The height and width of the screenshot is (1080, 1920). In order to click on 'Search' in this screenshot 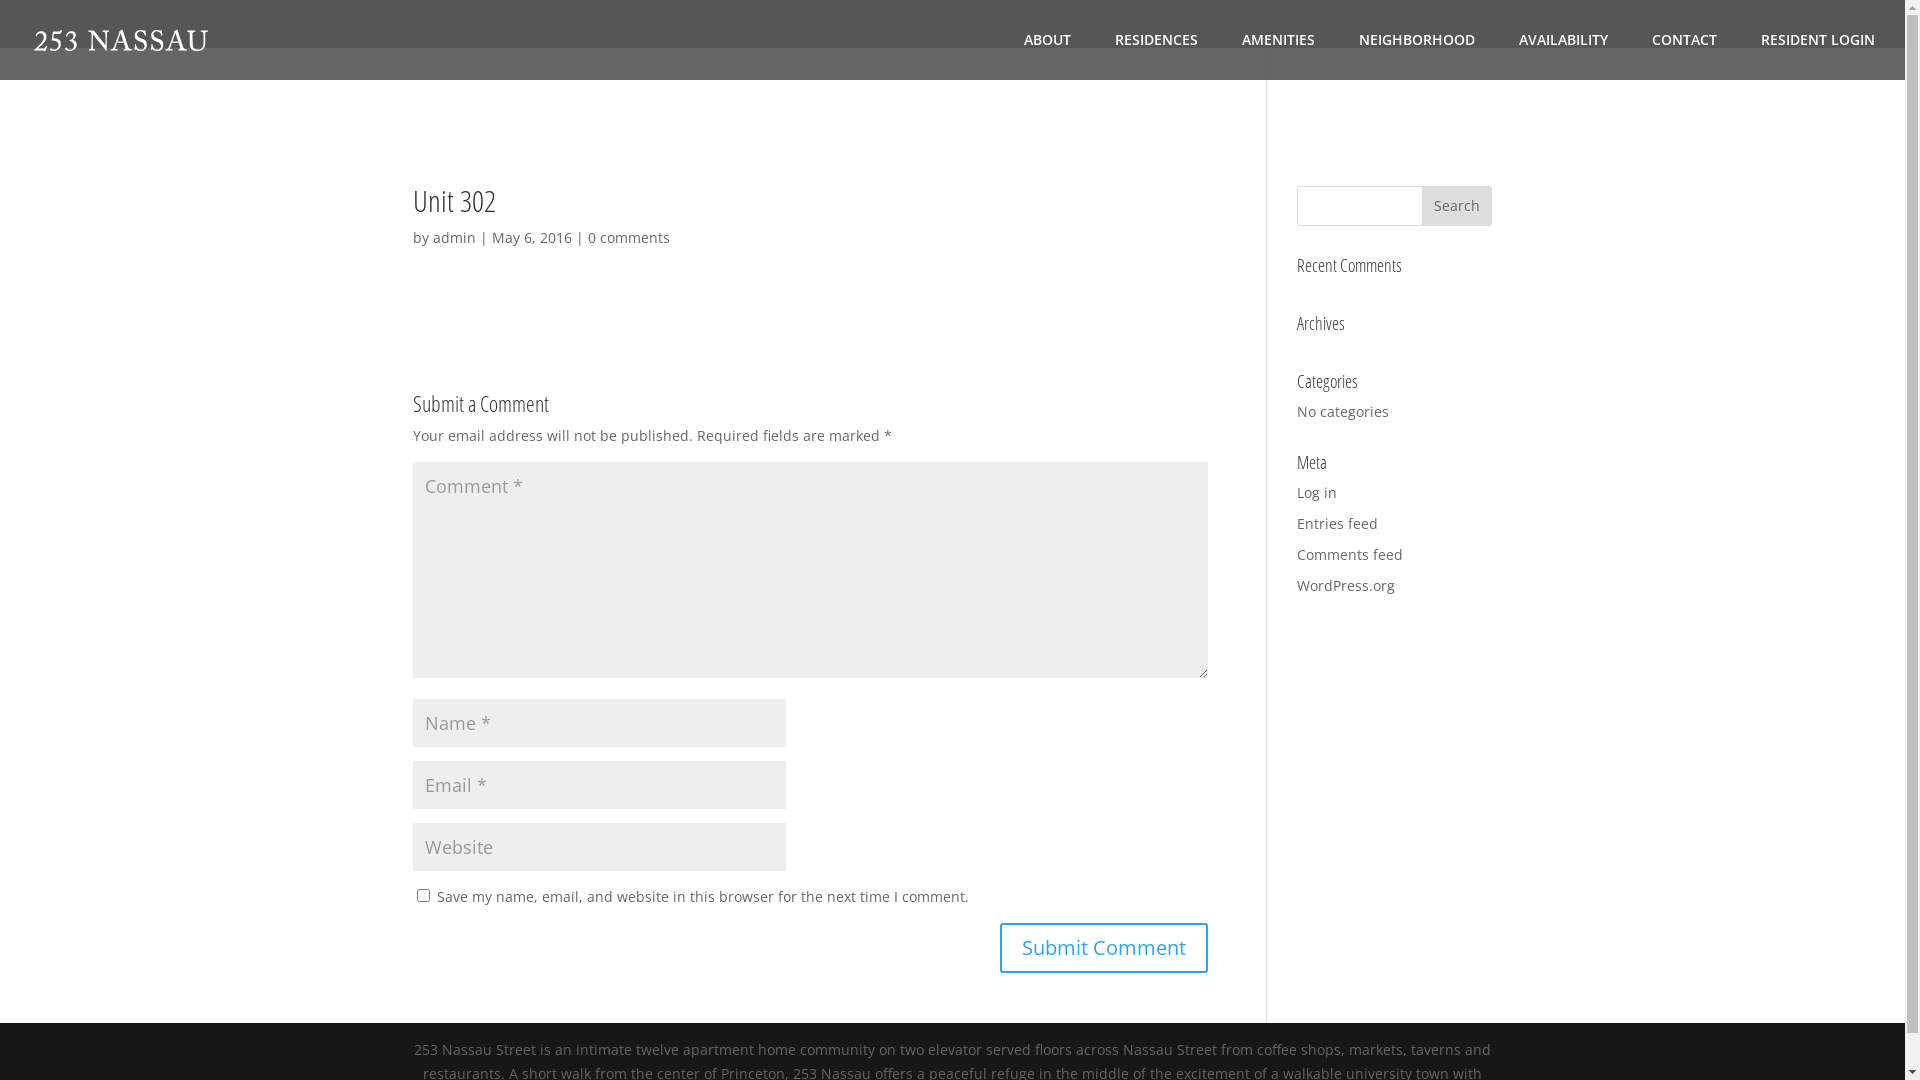, I will do `click(1420, 205)`.